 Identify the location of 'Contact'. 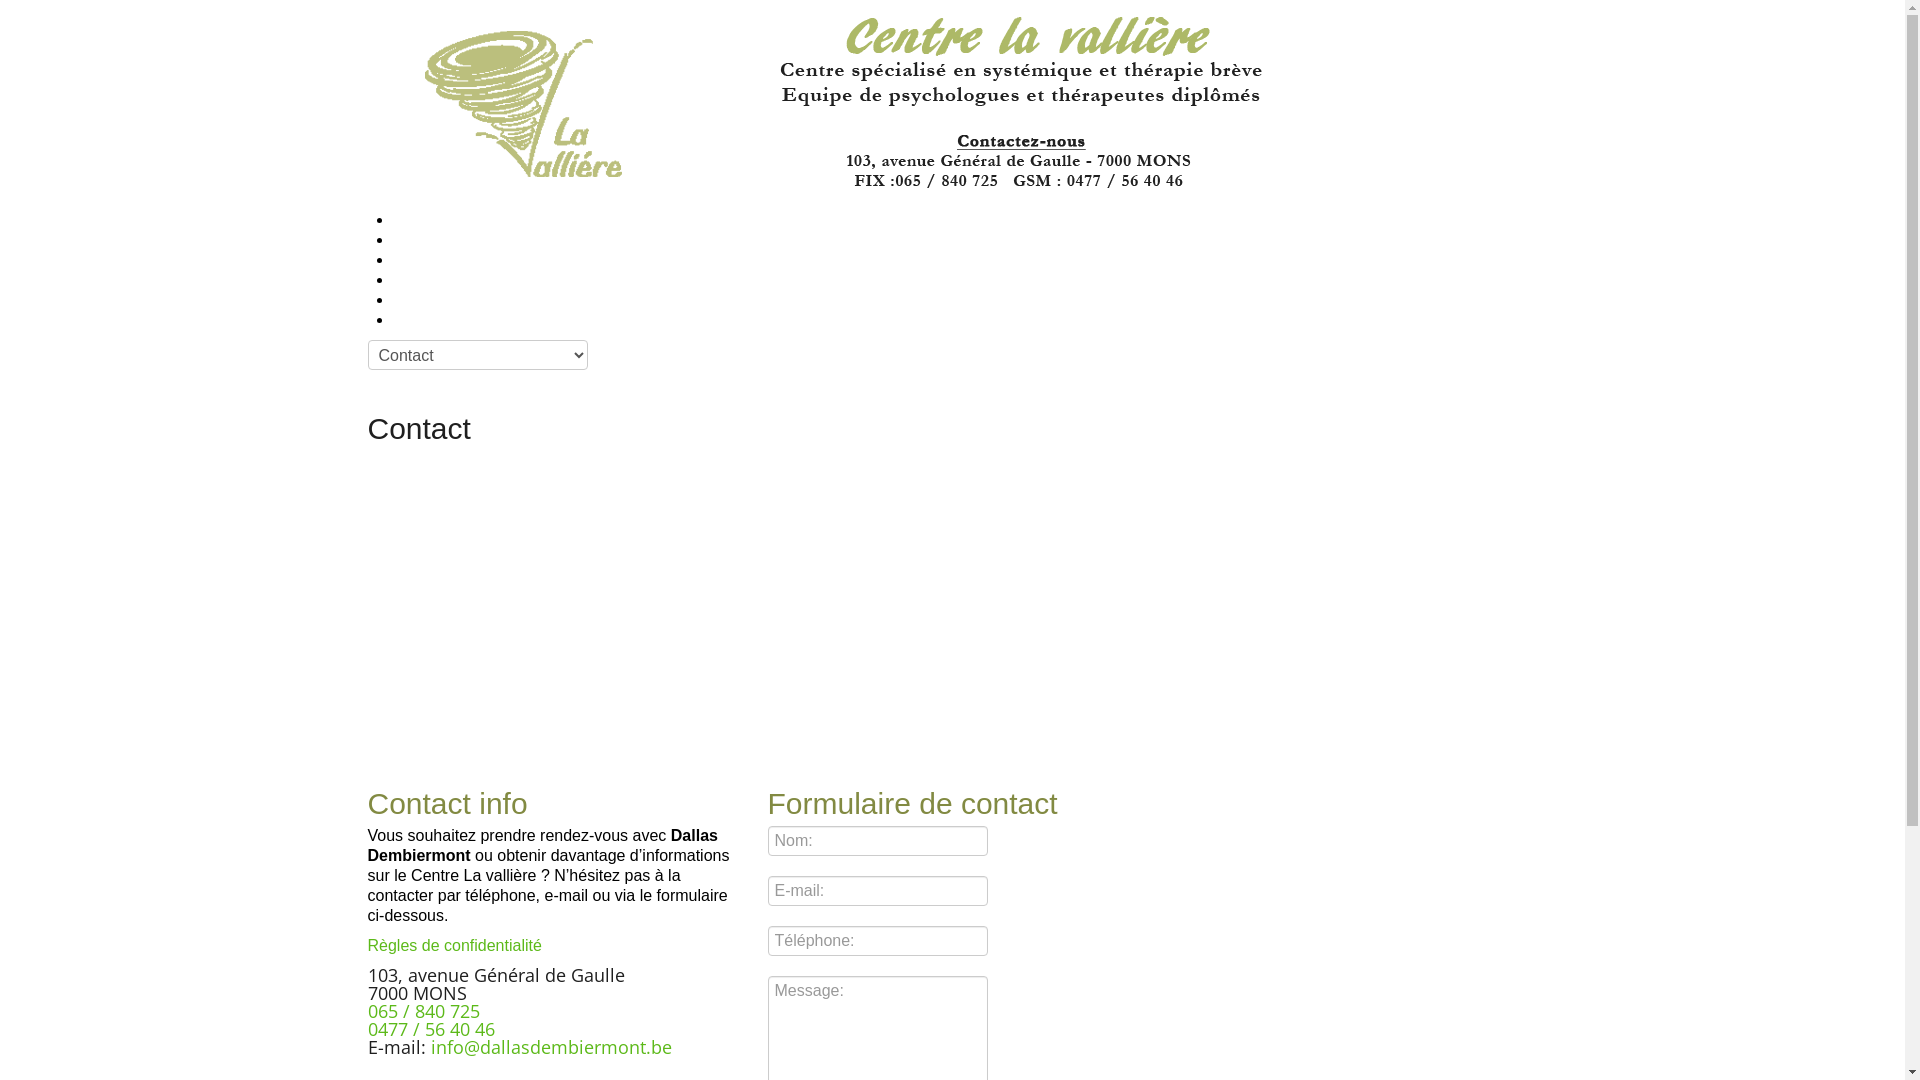
(411, 319).